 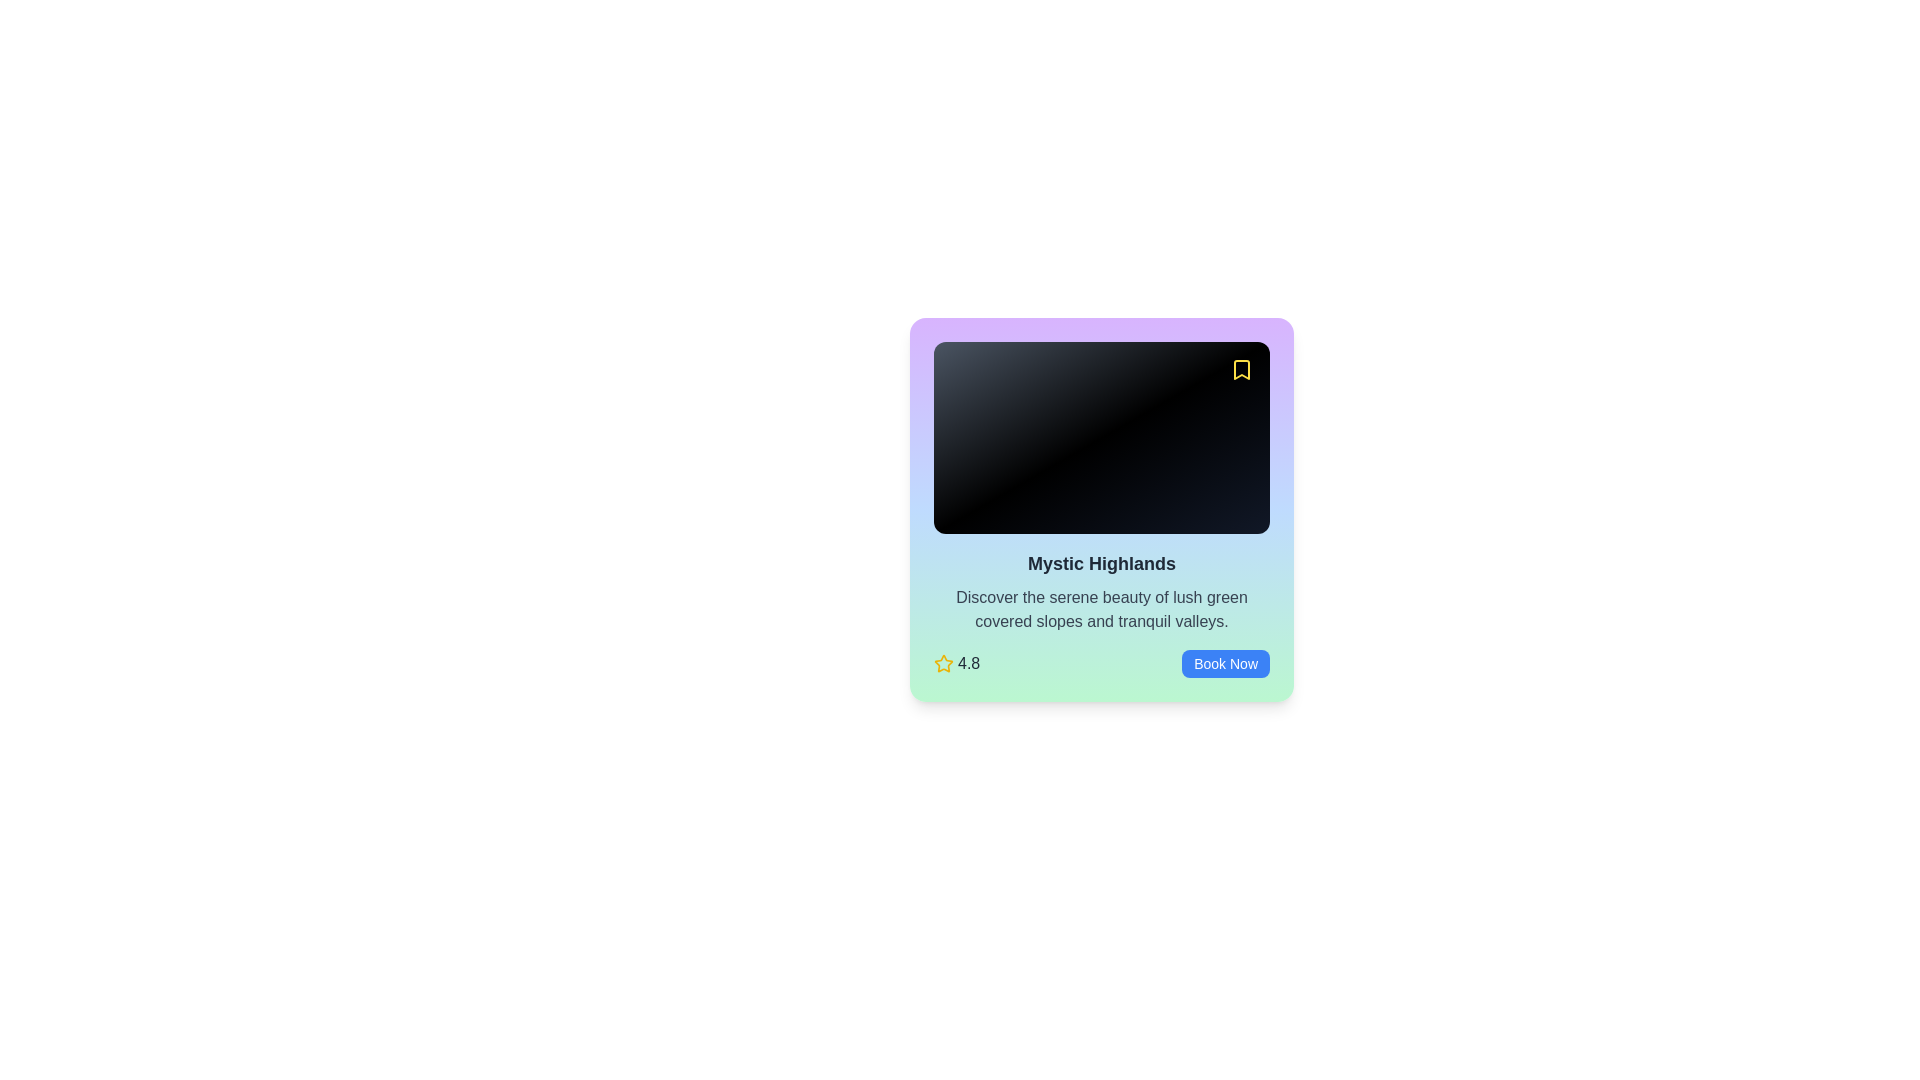 What do you see at coordinates (943, 663) in the screenshot?
I see `the star icon with a yellow outline that is located to the left of the text label '4.8' within the UI card` at bounding box center [943, 663].